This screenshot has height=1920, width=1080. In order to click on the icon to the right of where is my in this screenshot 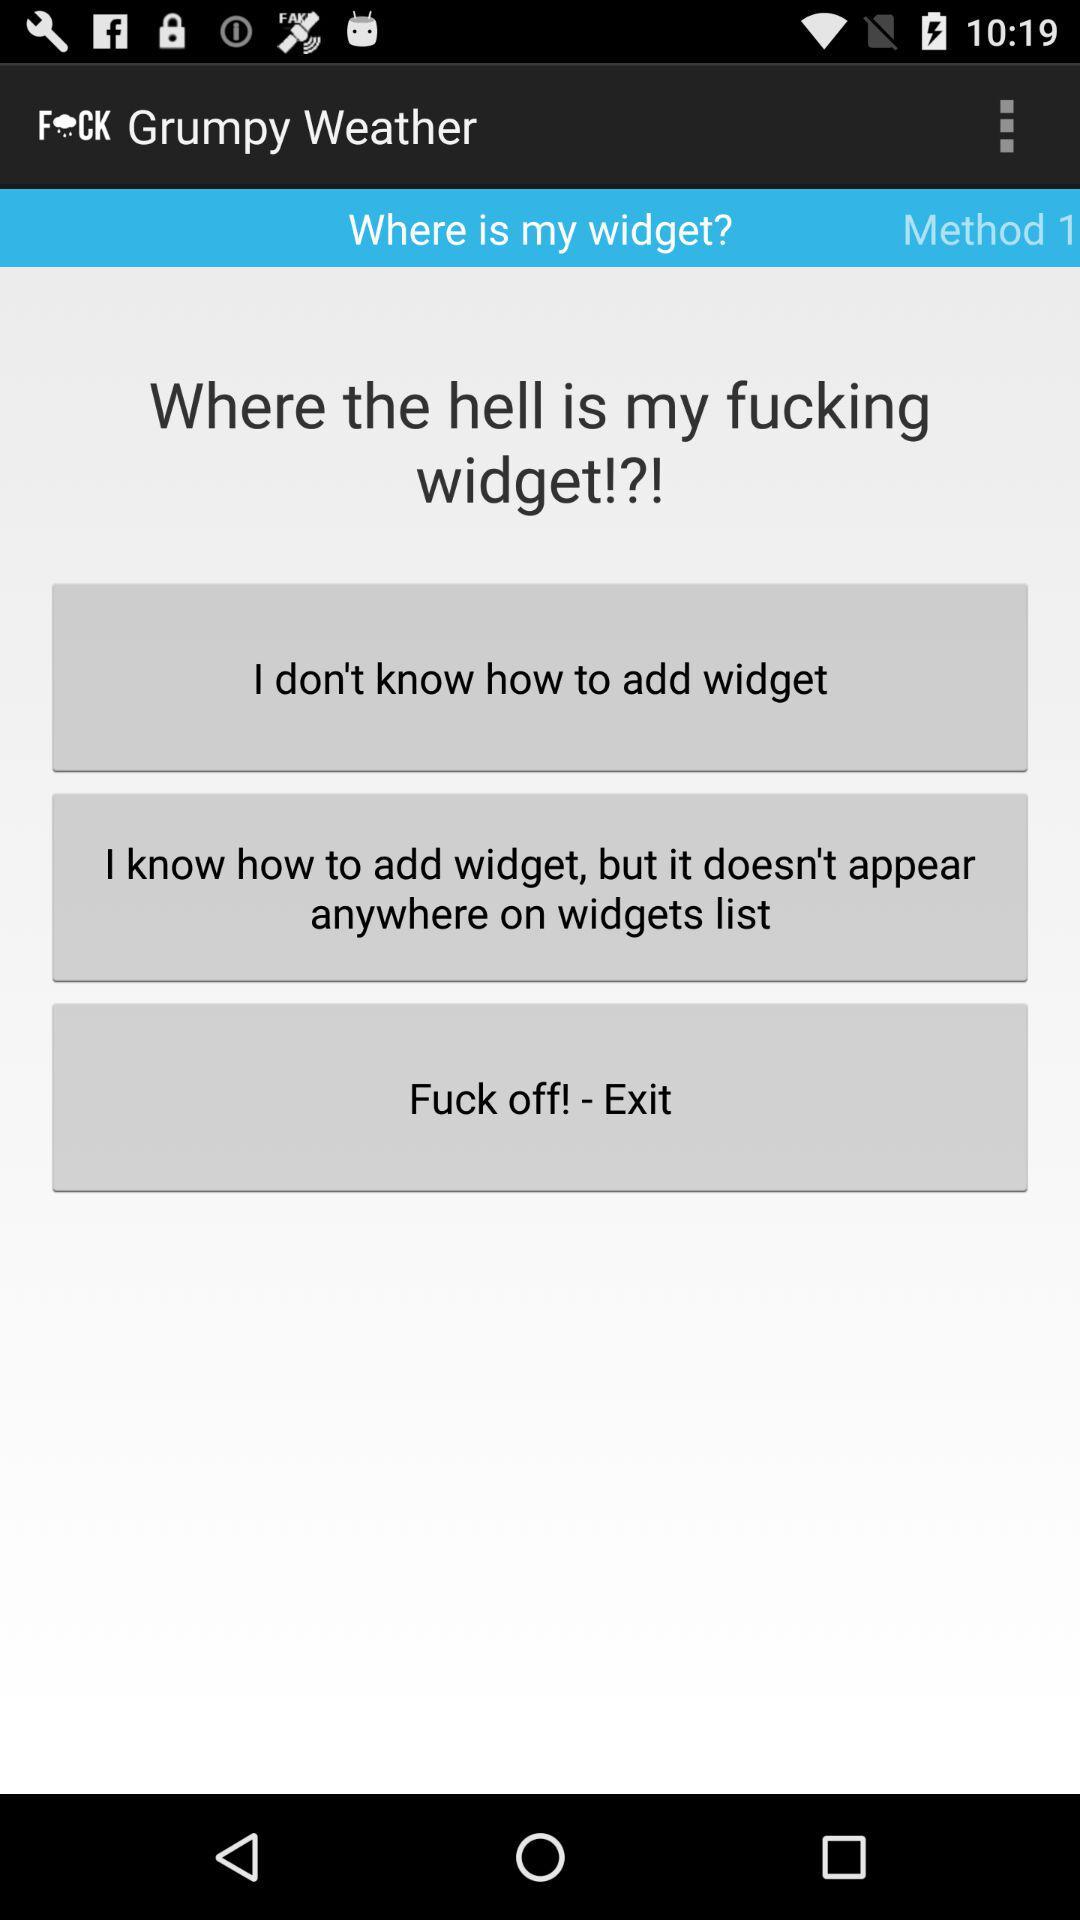, I will do `click(1006, 124)`.